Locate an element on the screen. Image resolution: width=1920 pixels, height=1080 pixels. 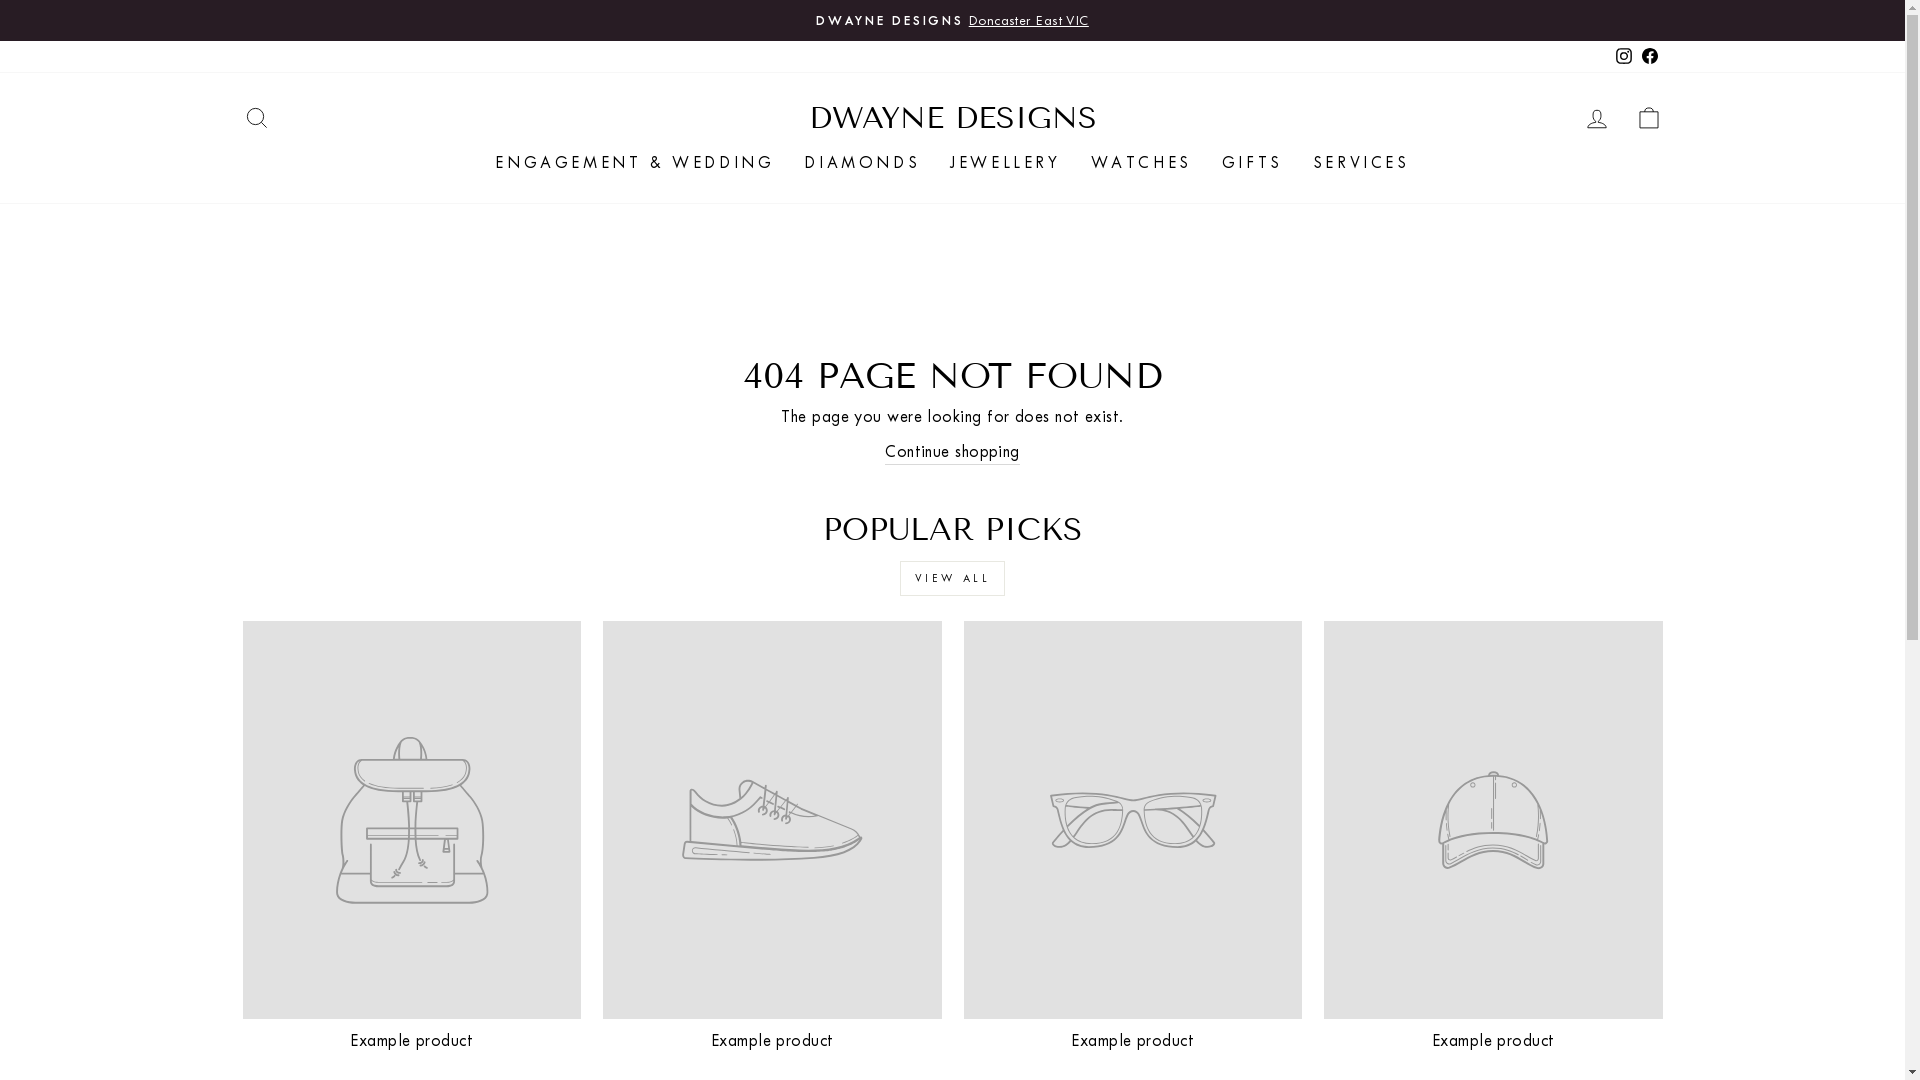
'Facebook' is located at coordinates (1649, 55).